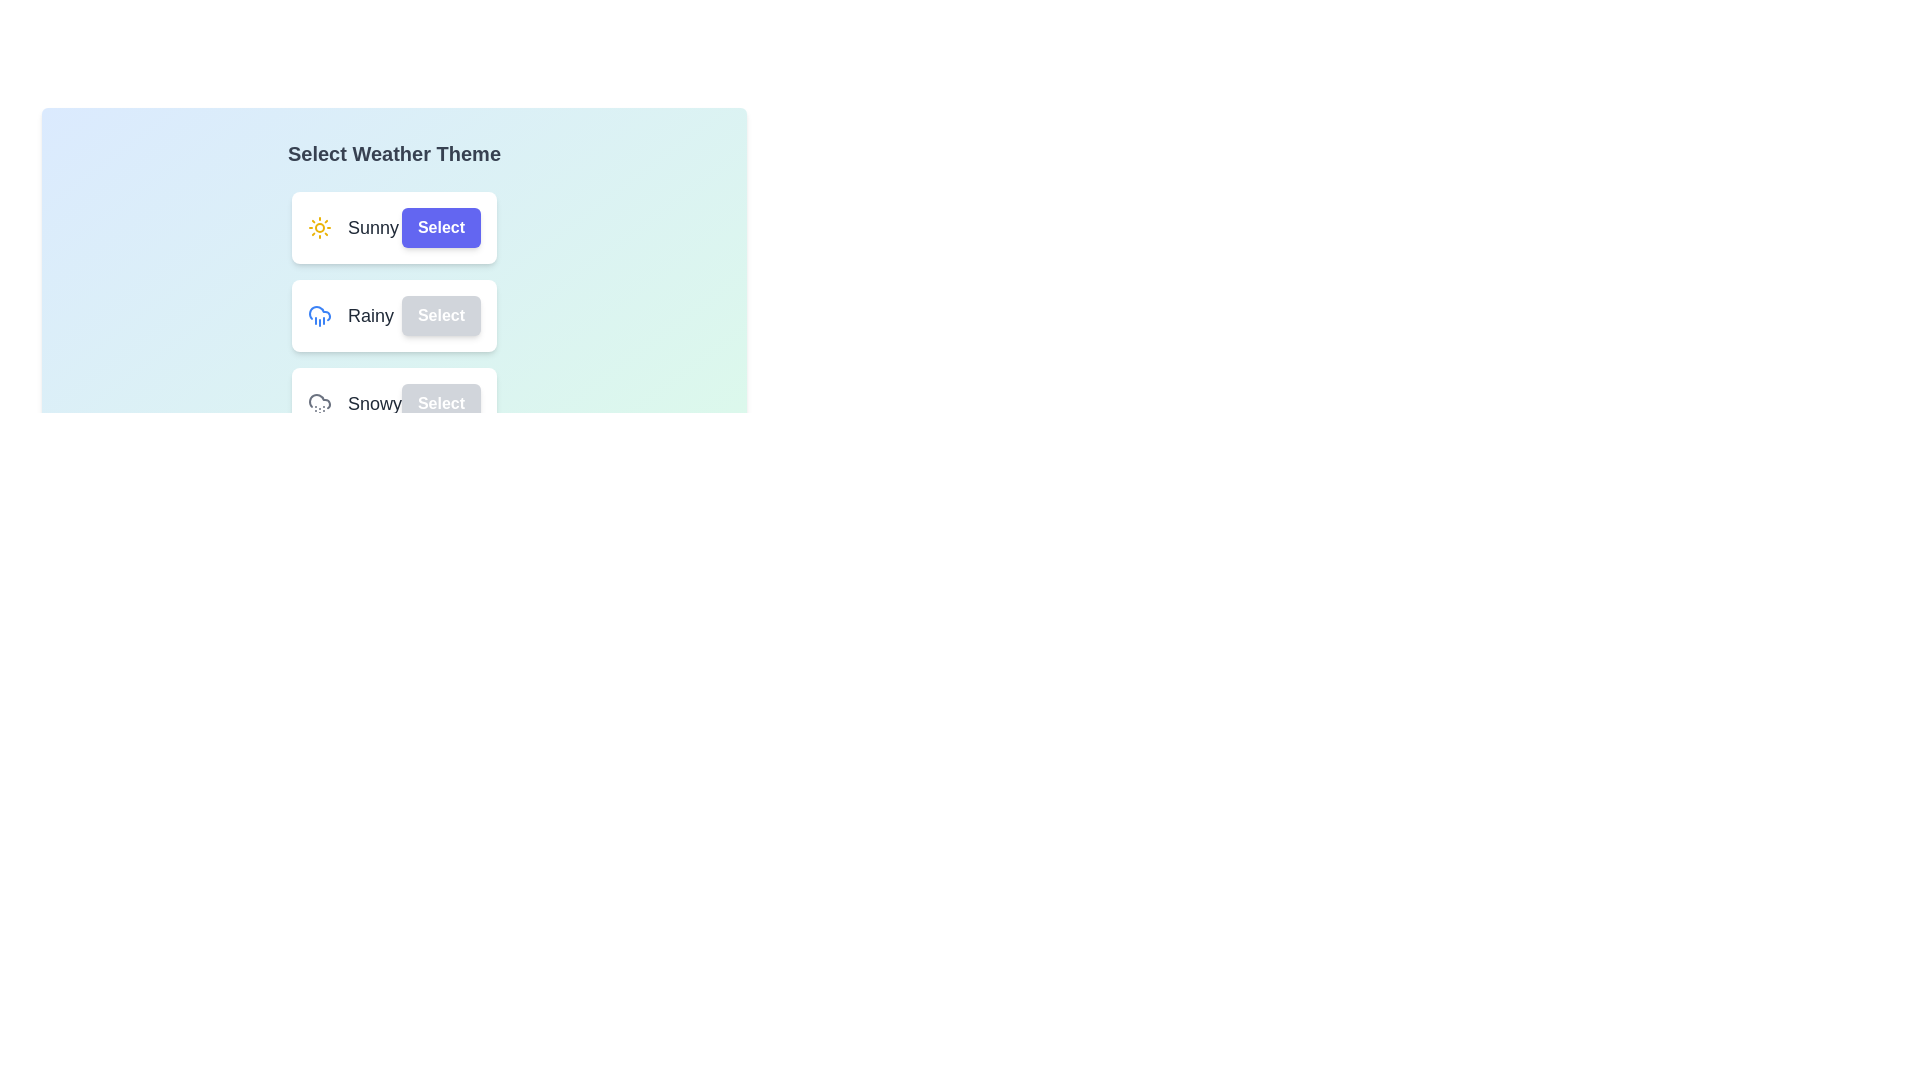 This screenshot has height=1080, width=1920. Describe the element at coordinates (318, 226) in the screenshot. I see `the icon for the sunny weather theme` at that location.